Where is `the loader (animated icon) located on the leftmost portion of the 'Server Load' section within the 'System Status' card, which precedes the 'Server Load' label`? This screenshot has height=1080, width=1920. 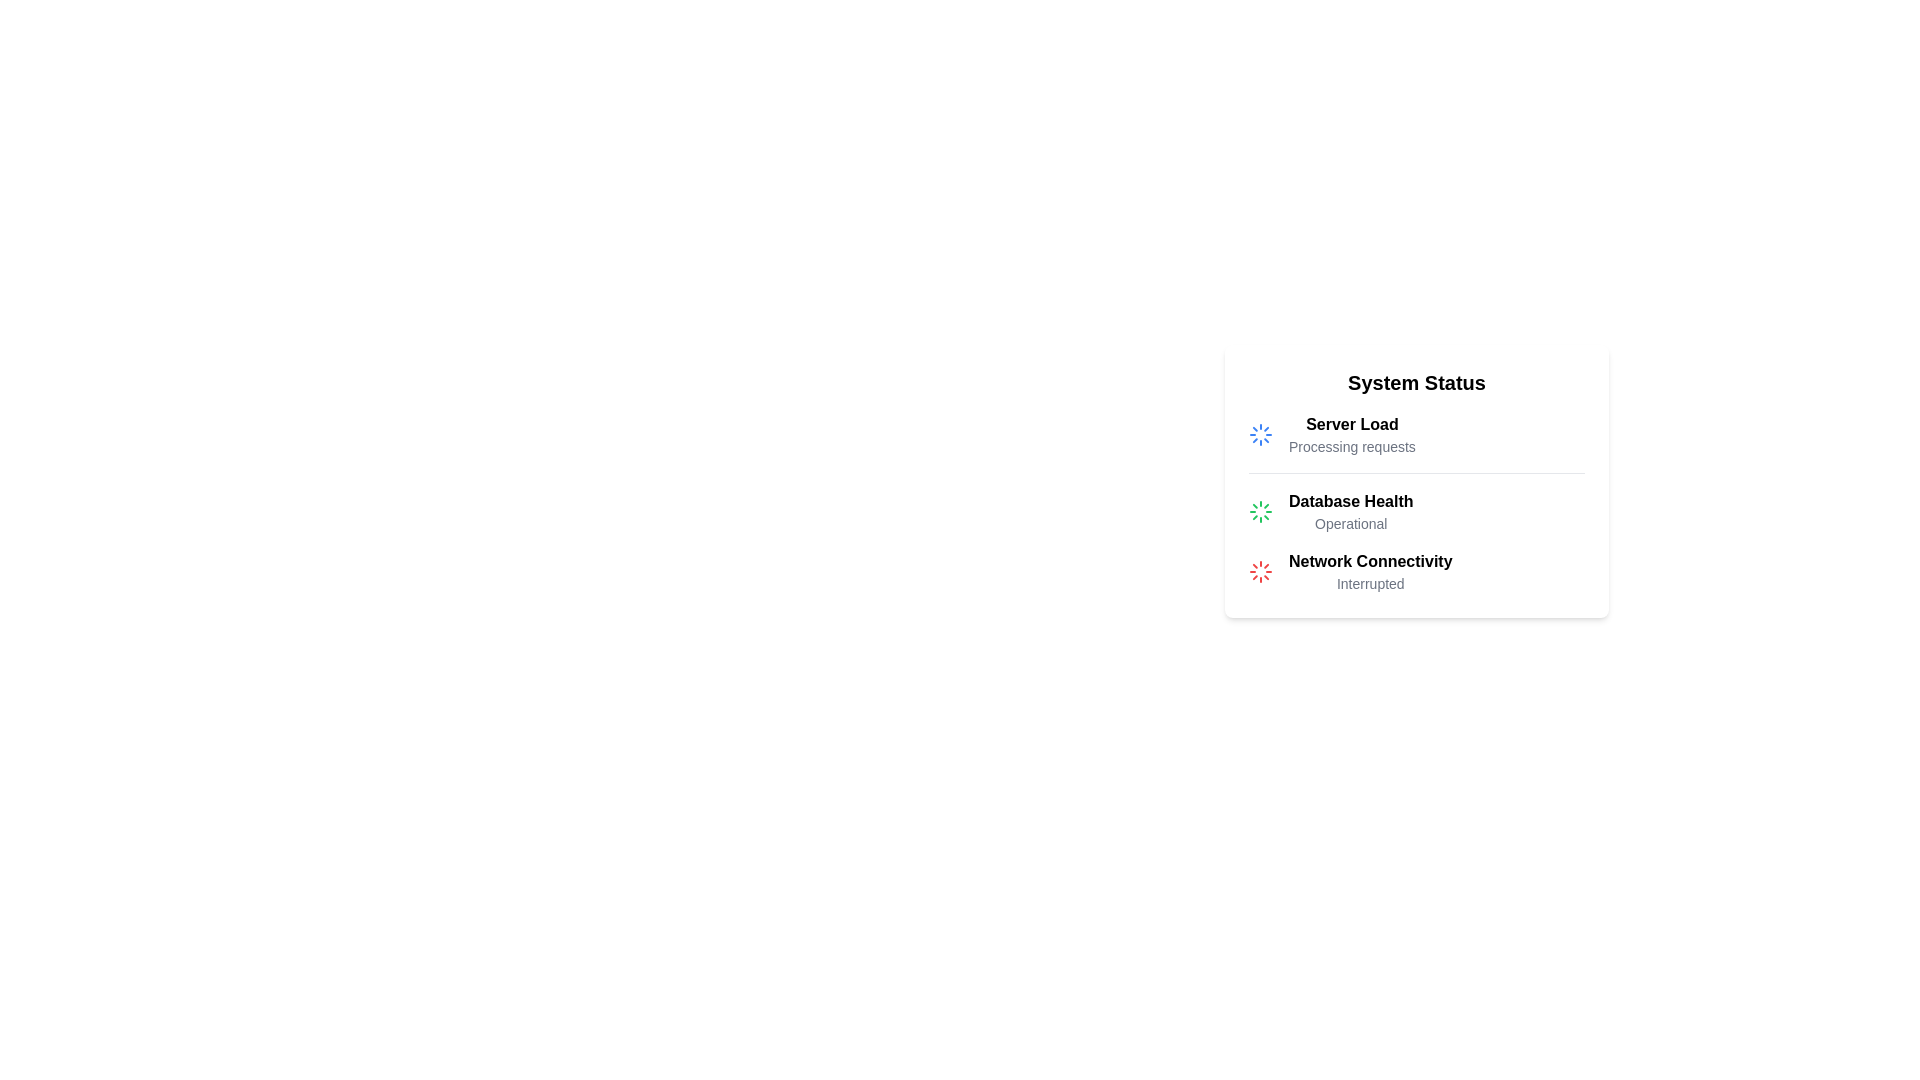
the loader (animated icon) located on the leftmost portion of the 'Server Load' section within the 'System Status' card, which precedes the 'Server Load' label is located at coordinates (1260, 434).